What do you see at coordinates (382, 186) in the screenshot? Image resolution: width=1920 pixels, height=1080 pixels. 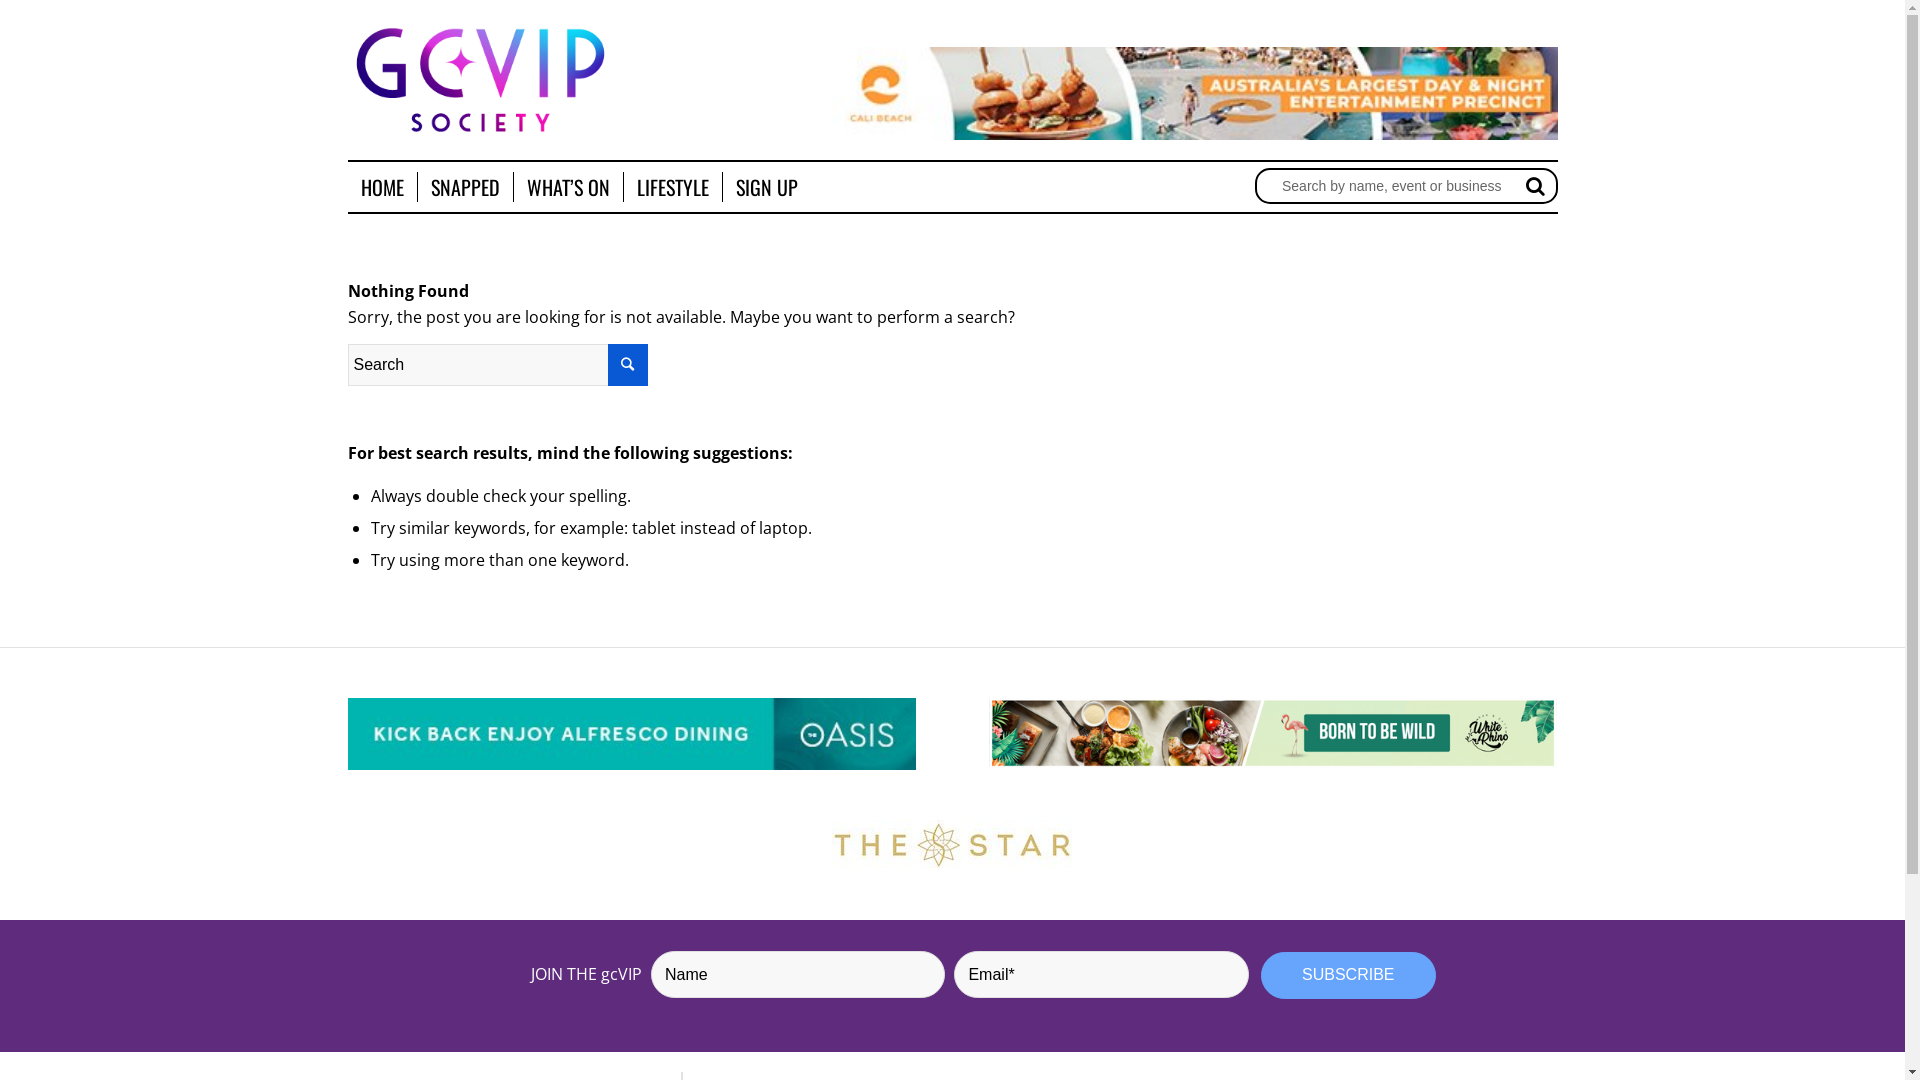 I see `'HOME'` at bounding box center [382, 186].